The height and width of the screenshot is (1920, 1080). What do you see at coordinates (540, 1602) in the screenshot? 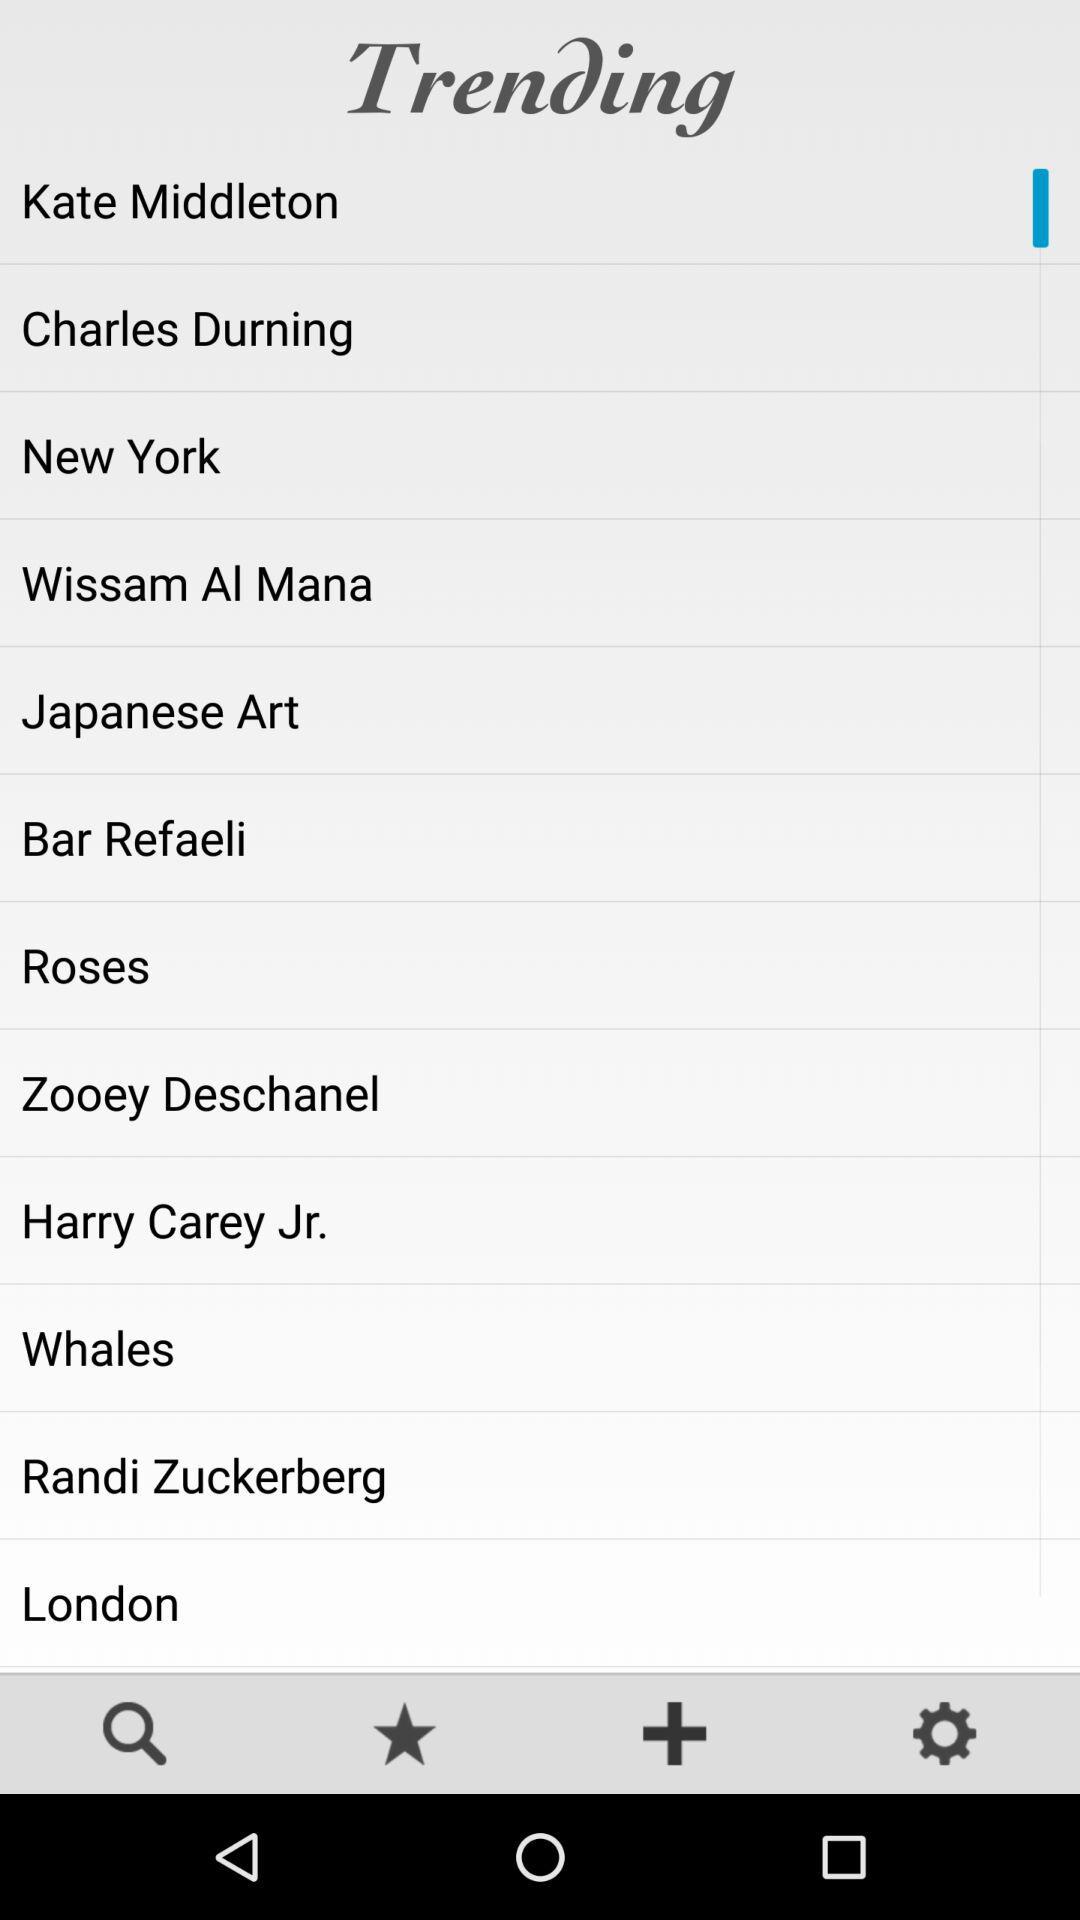
I see `london` at bounding box center [540, 1602].